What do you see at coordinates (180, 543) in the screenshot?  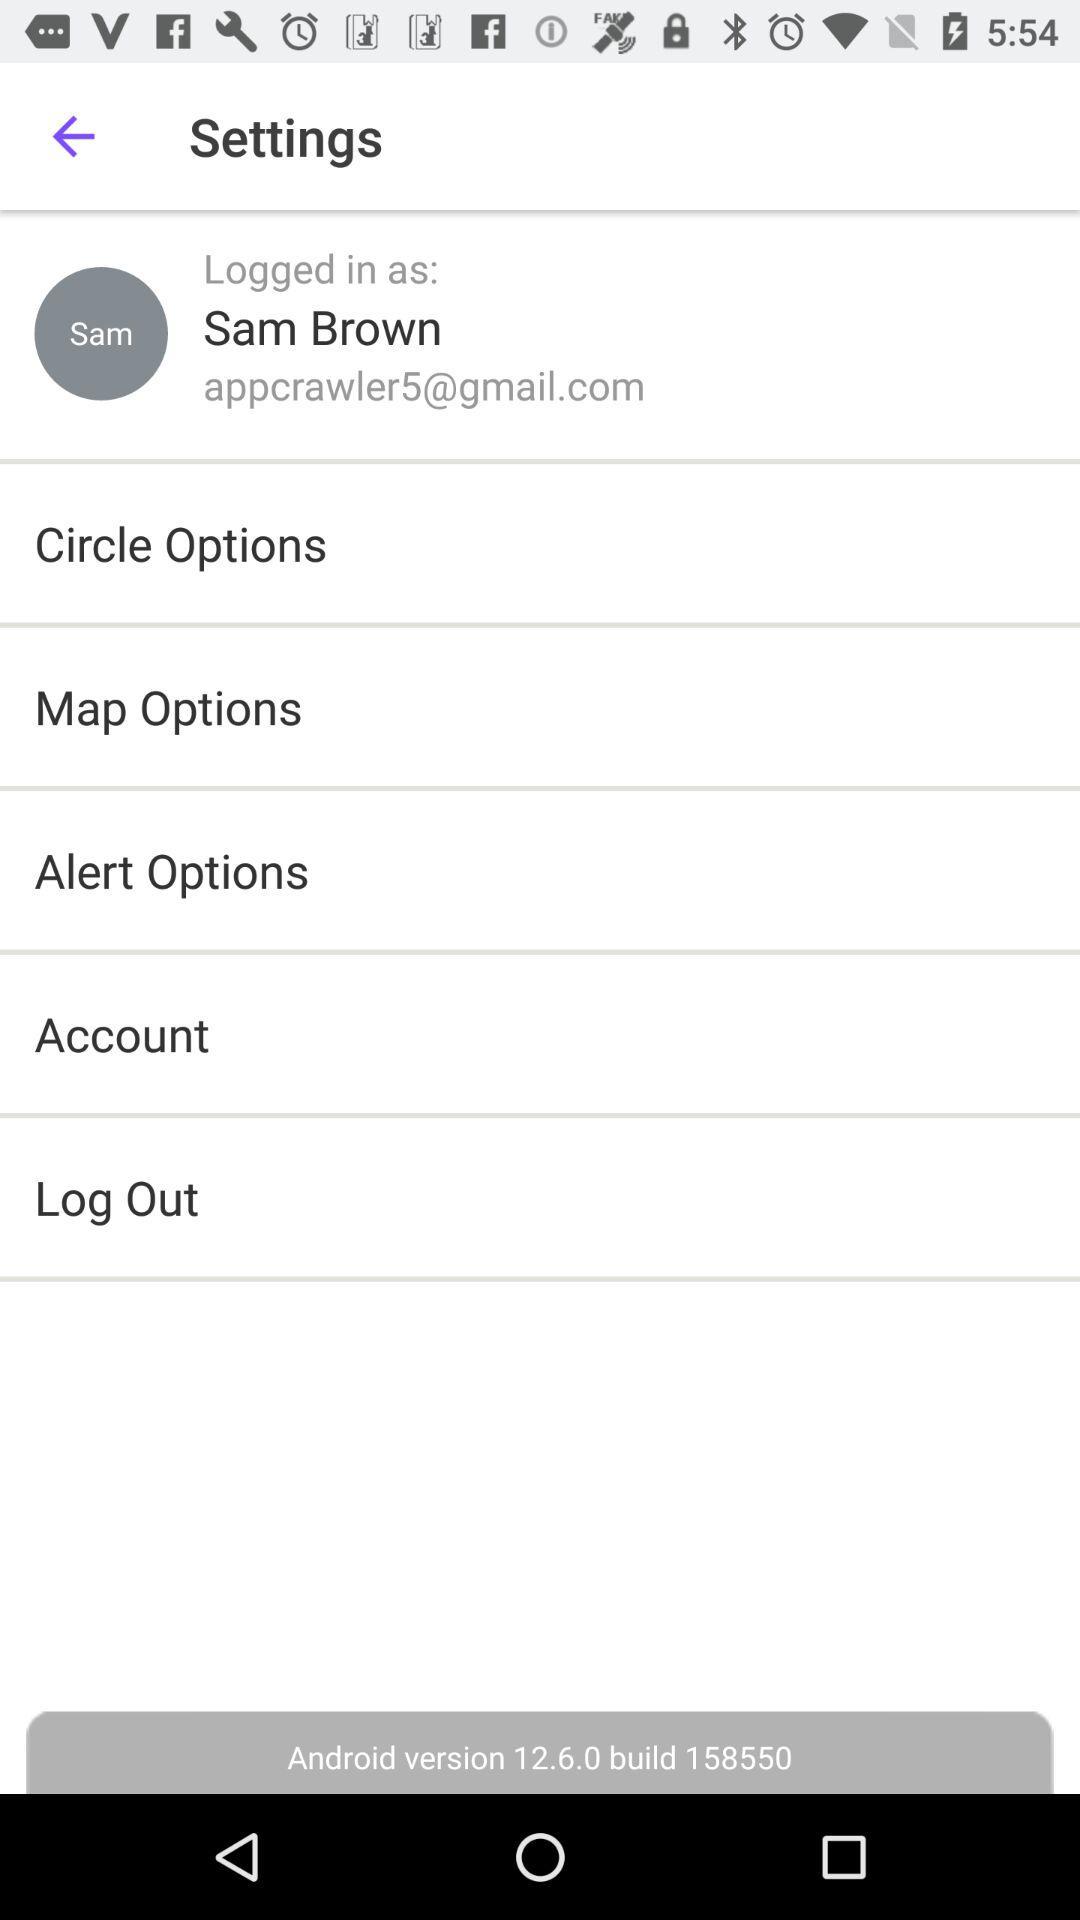 I see `the circle options` at bounding box center [180, 543].